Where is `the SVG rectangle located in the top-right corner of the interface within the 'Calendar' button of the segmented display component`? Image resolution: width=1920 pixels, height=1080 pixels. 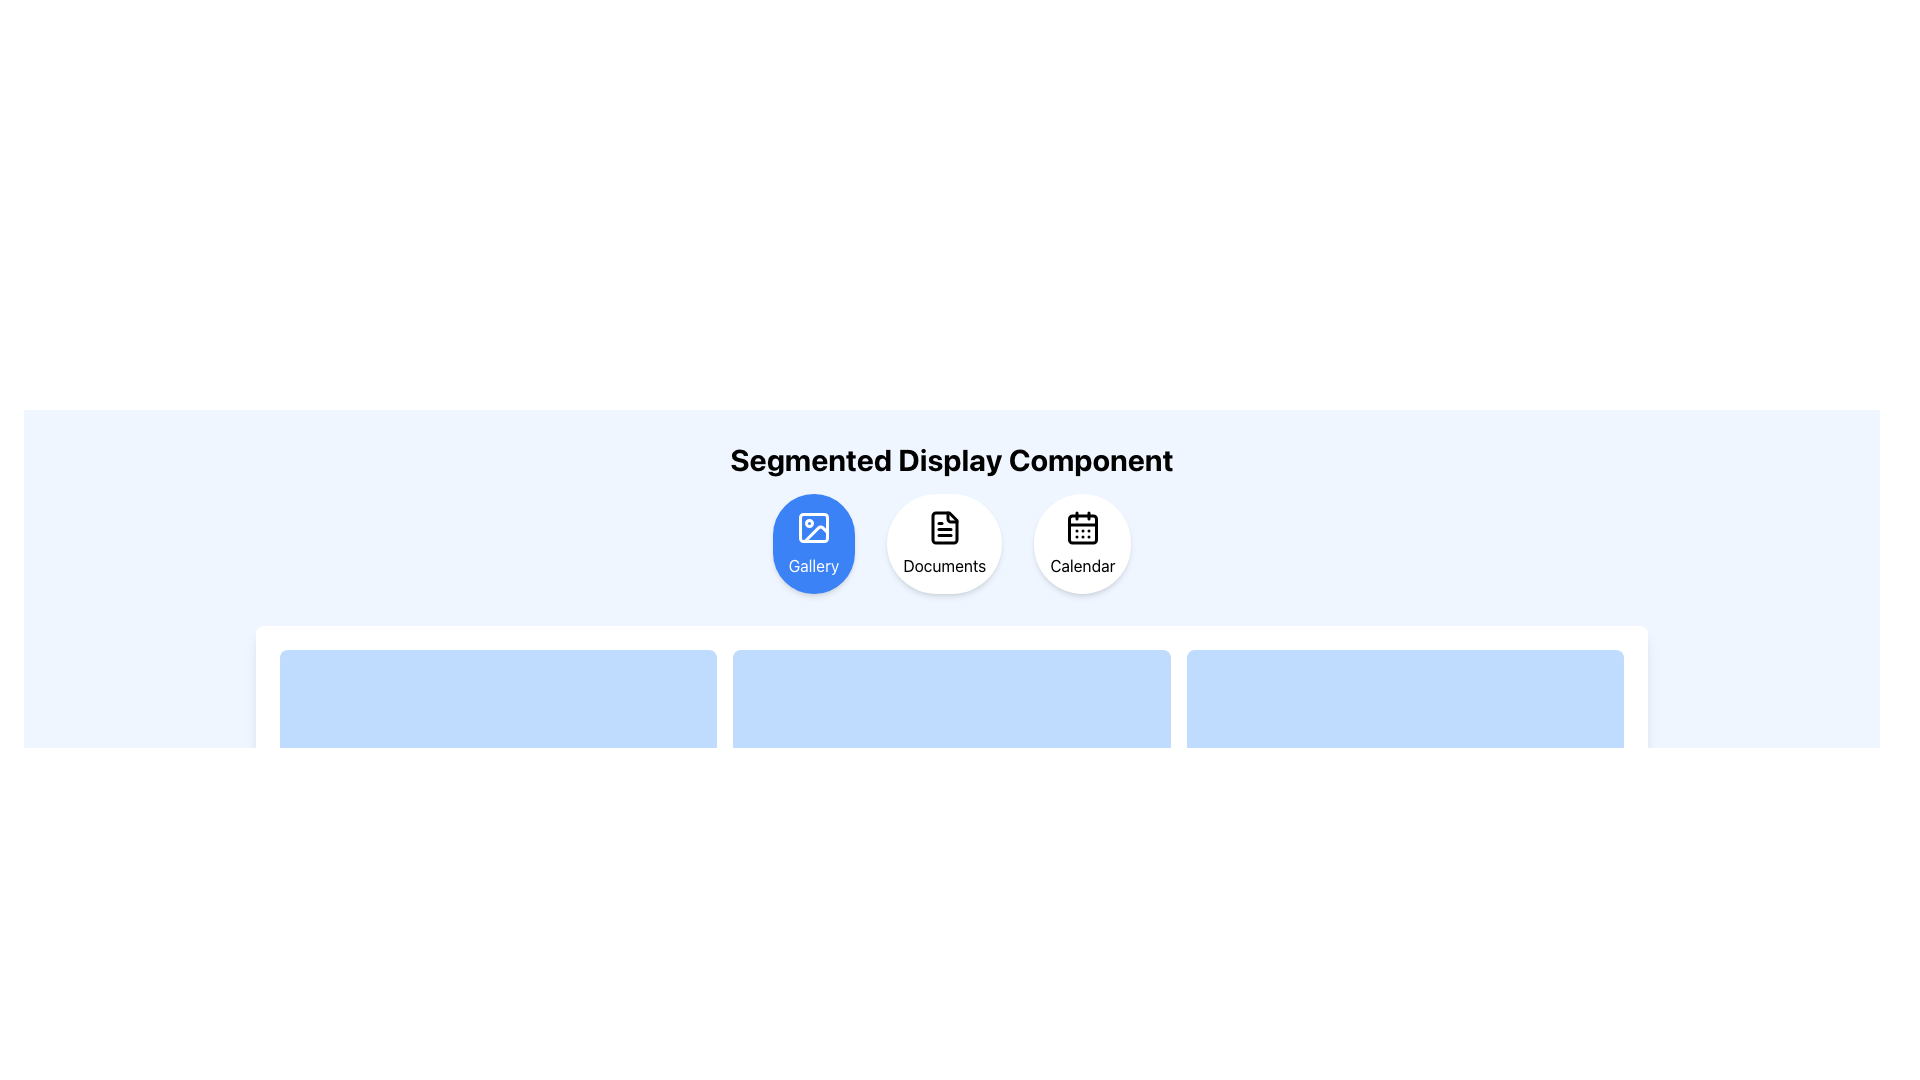
the SVG rectangle located in the top-right corner of the interface within the 'Calendar' button of the segmented display component is located at coordinates (1081, 528).